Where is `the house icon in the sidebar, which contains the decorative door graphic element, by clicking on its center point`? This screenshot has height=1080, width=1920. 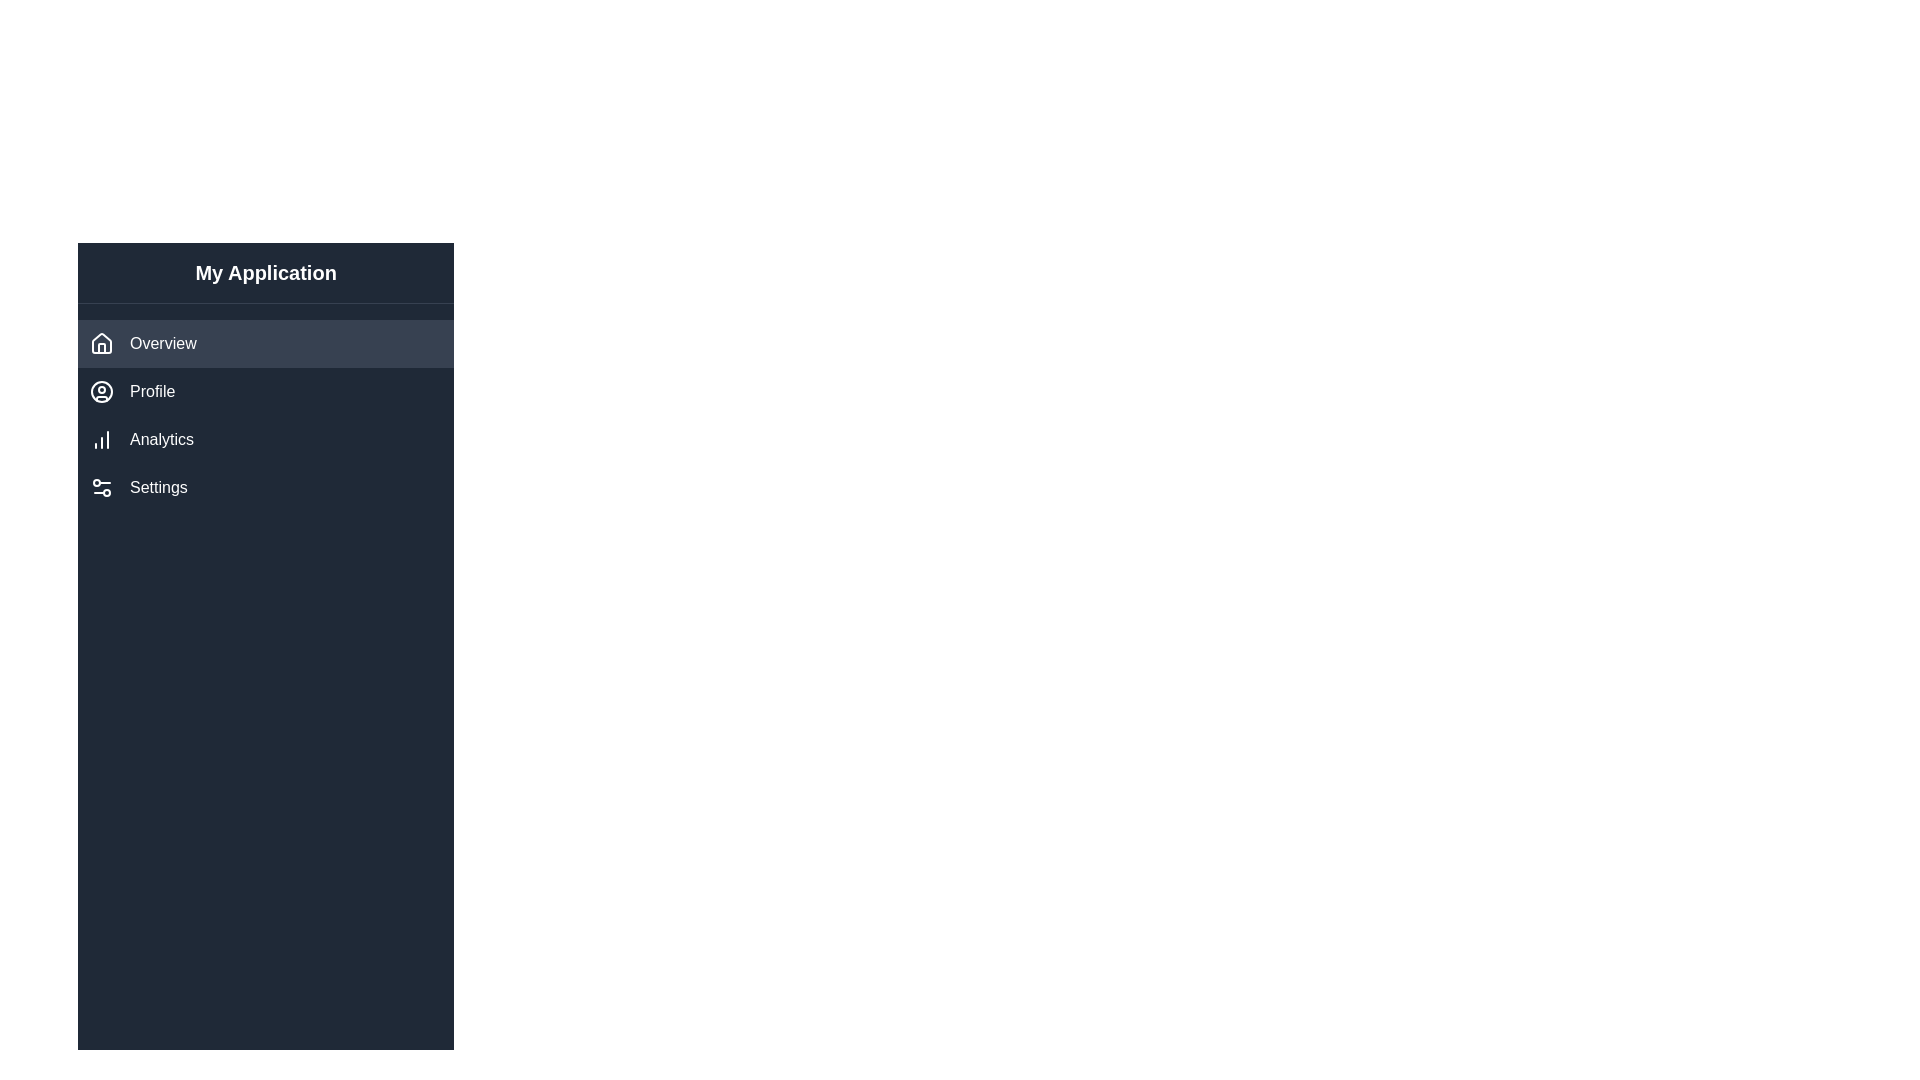 the house icon in the sidebar, which contains the decorative door graphic element, by clicking on its center point is located at coordinates (100, 347).